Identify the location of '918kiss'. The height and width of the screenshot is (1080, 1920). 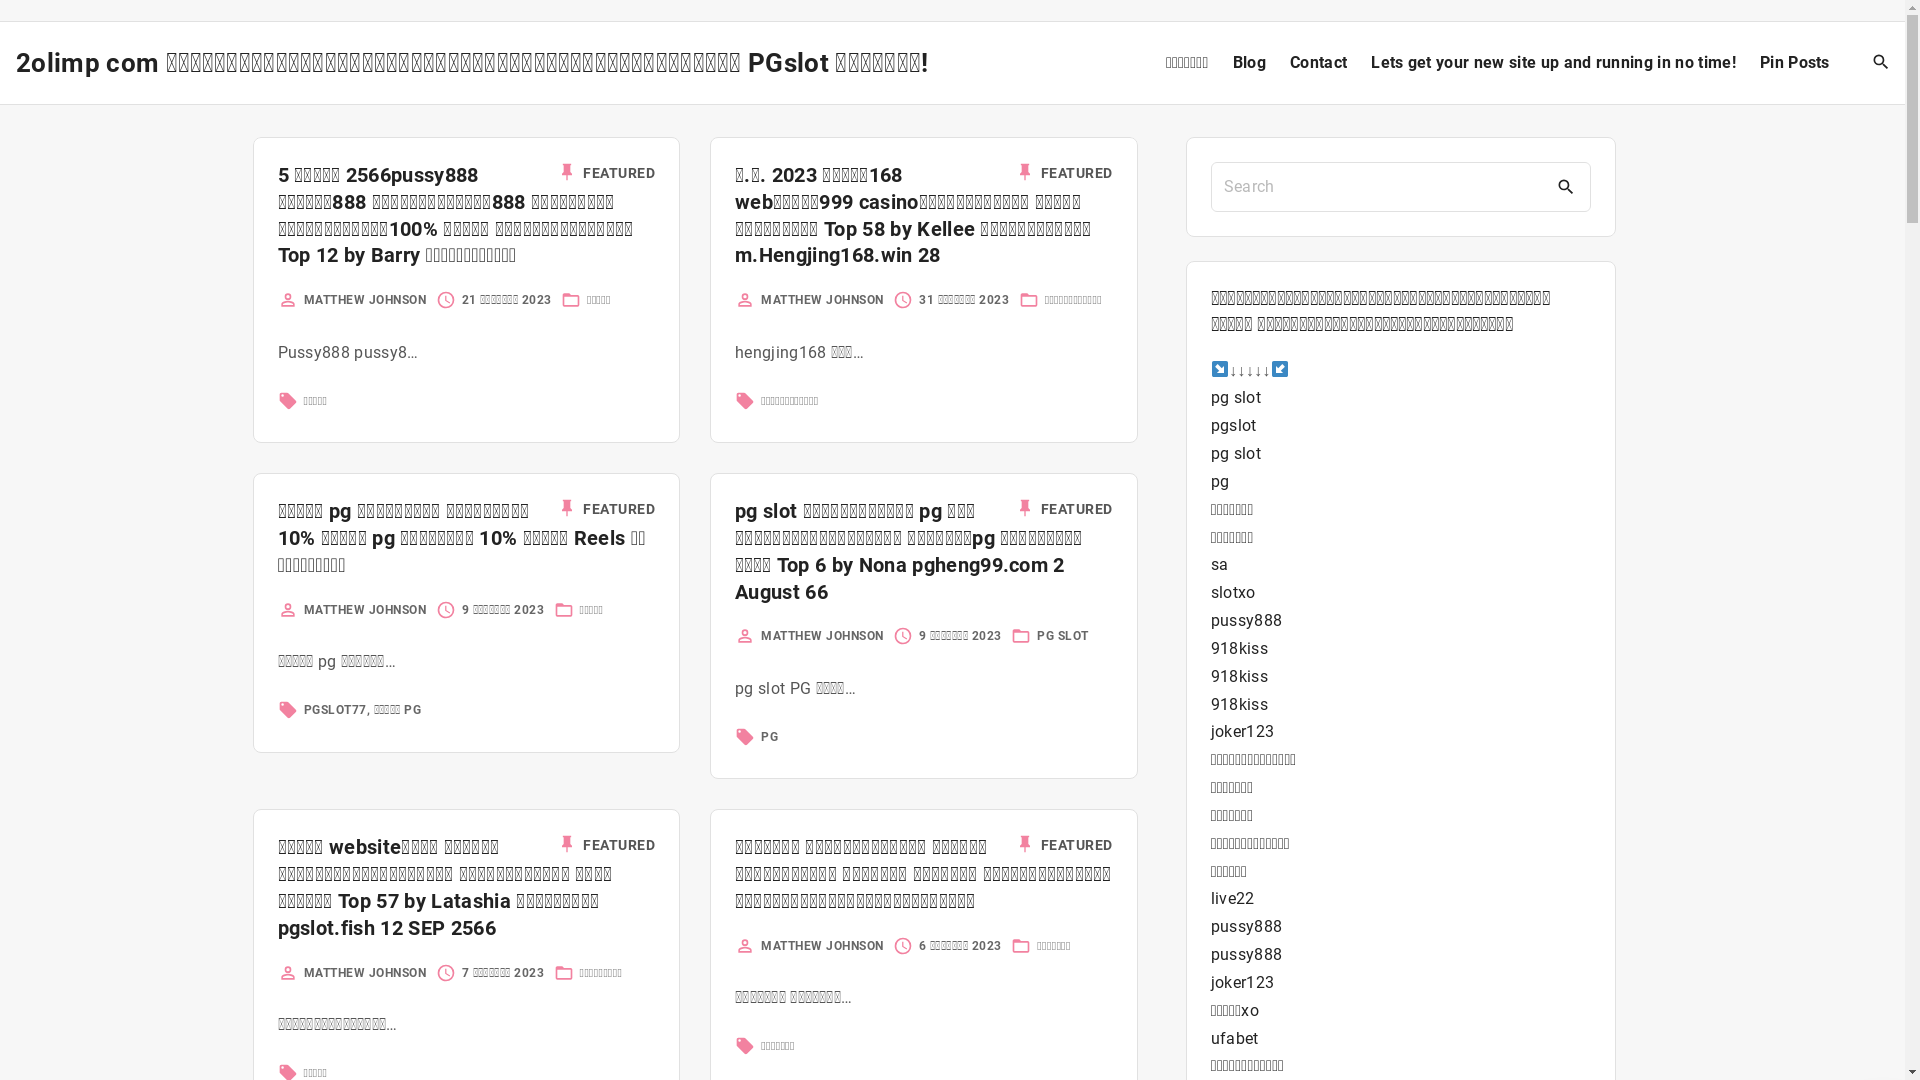
(1209, 675).